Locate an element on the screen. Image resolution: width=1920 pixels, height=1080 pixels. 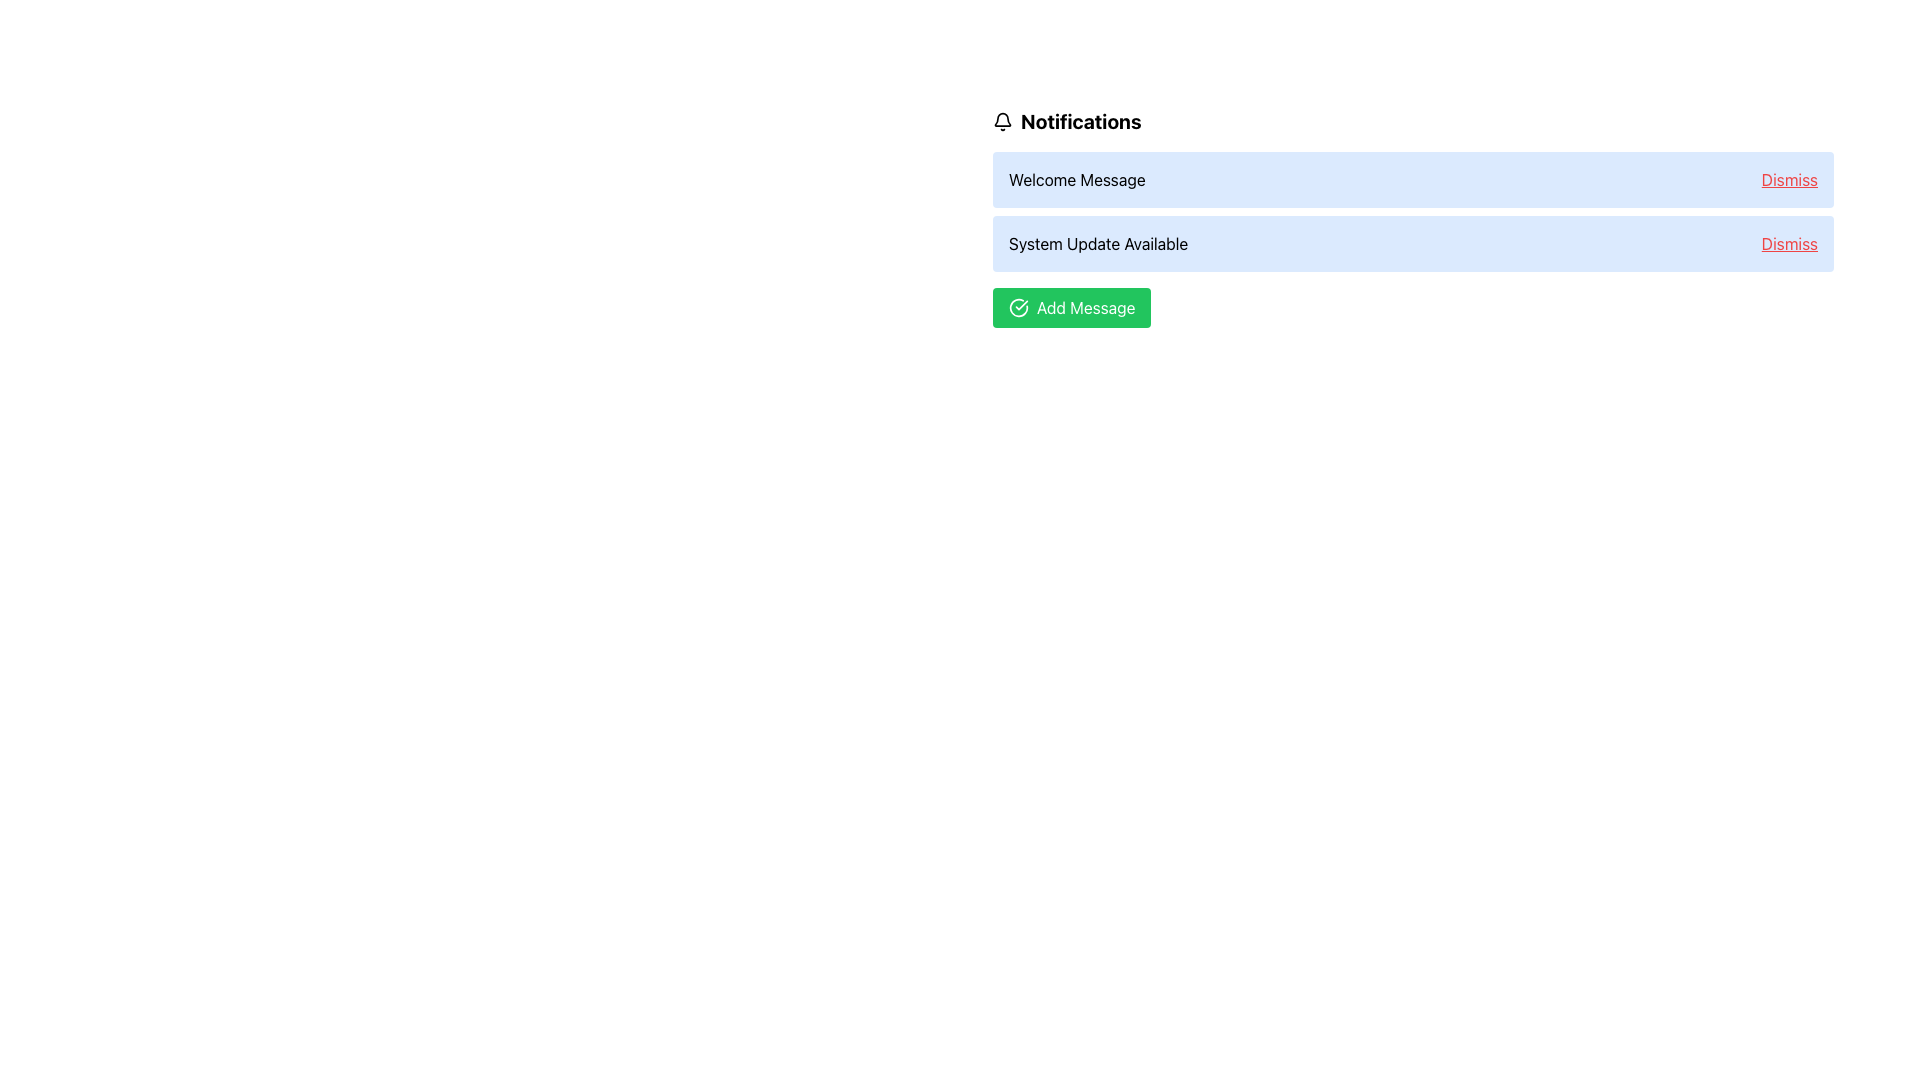
the Text Label that notifies users about the availability of a system update is located at coordinates (1097, 242).